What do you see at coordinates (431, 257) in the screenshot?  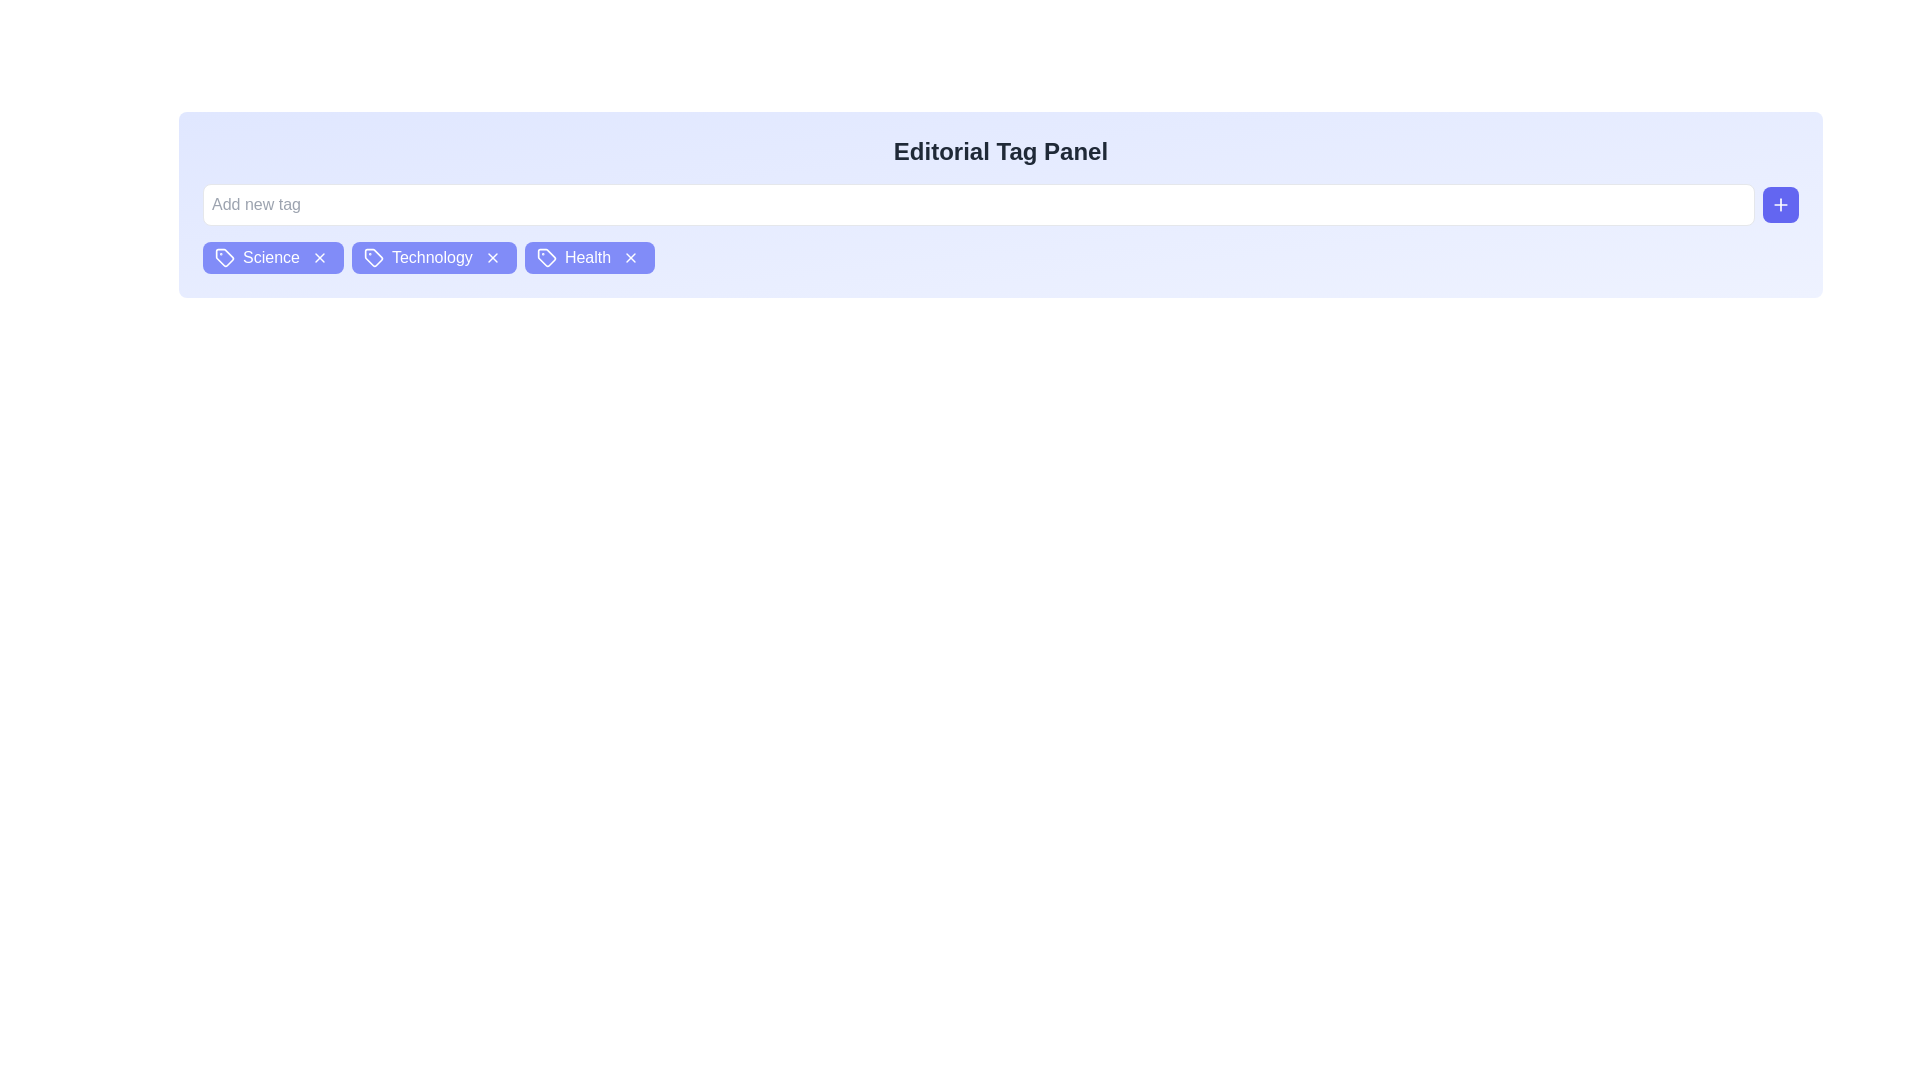 I see `the 'Technology' text label, which is the second tag in a sequence of three tags with a purple background in the Editorial Tag Panel` at bounding box center [431, 257].